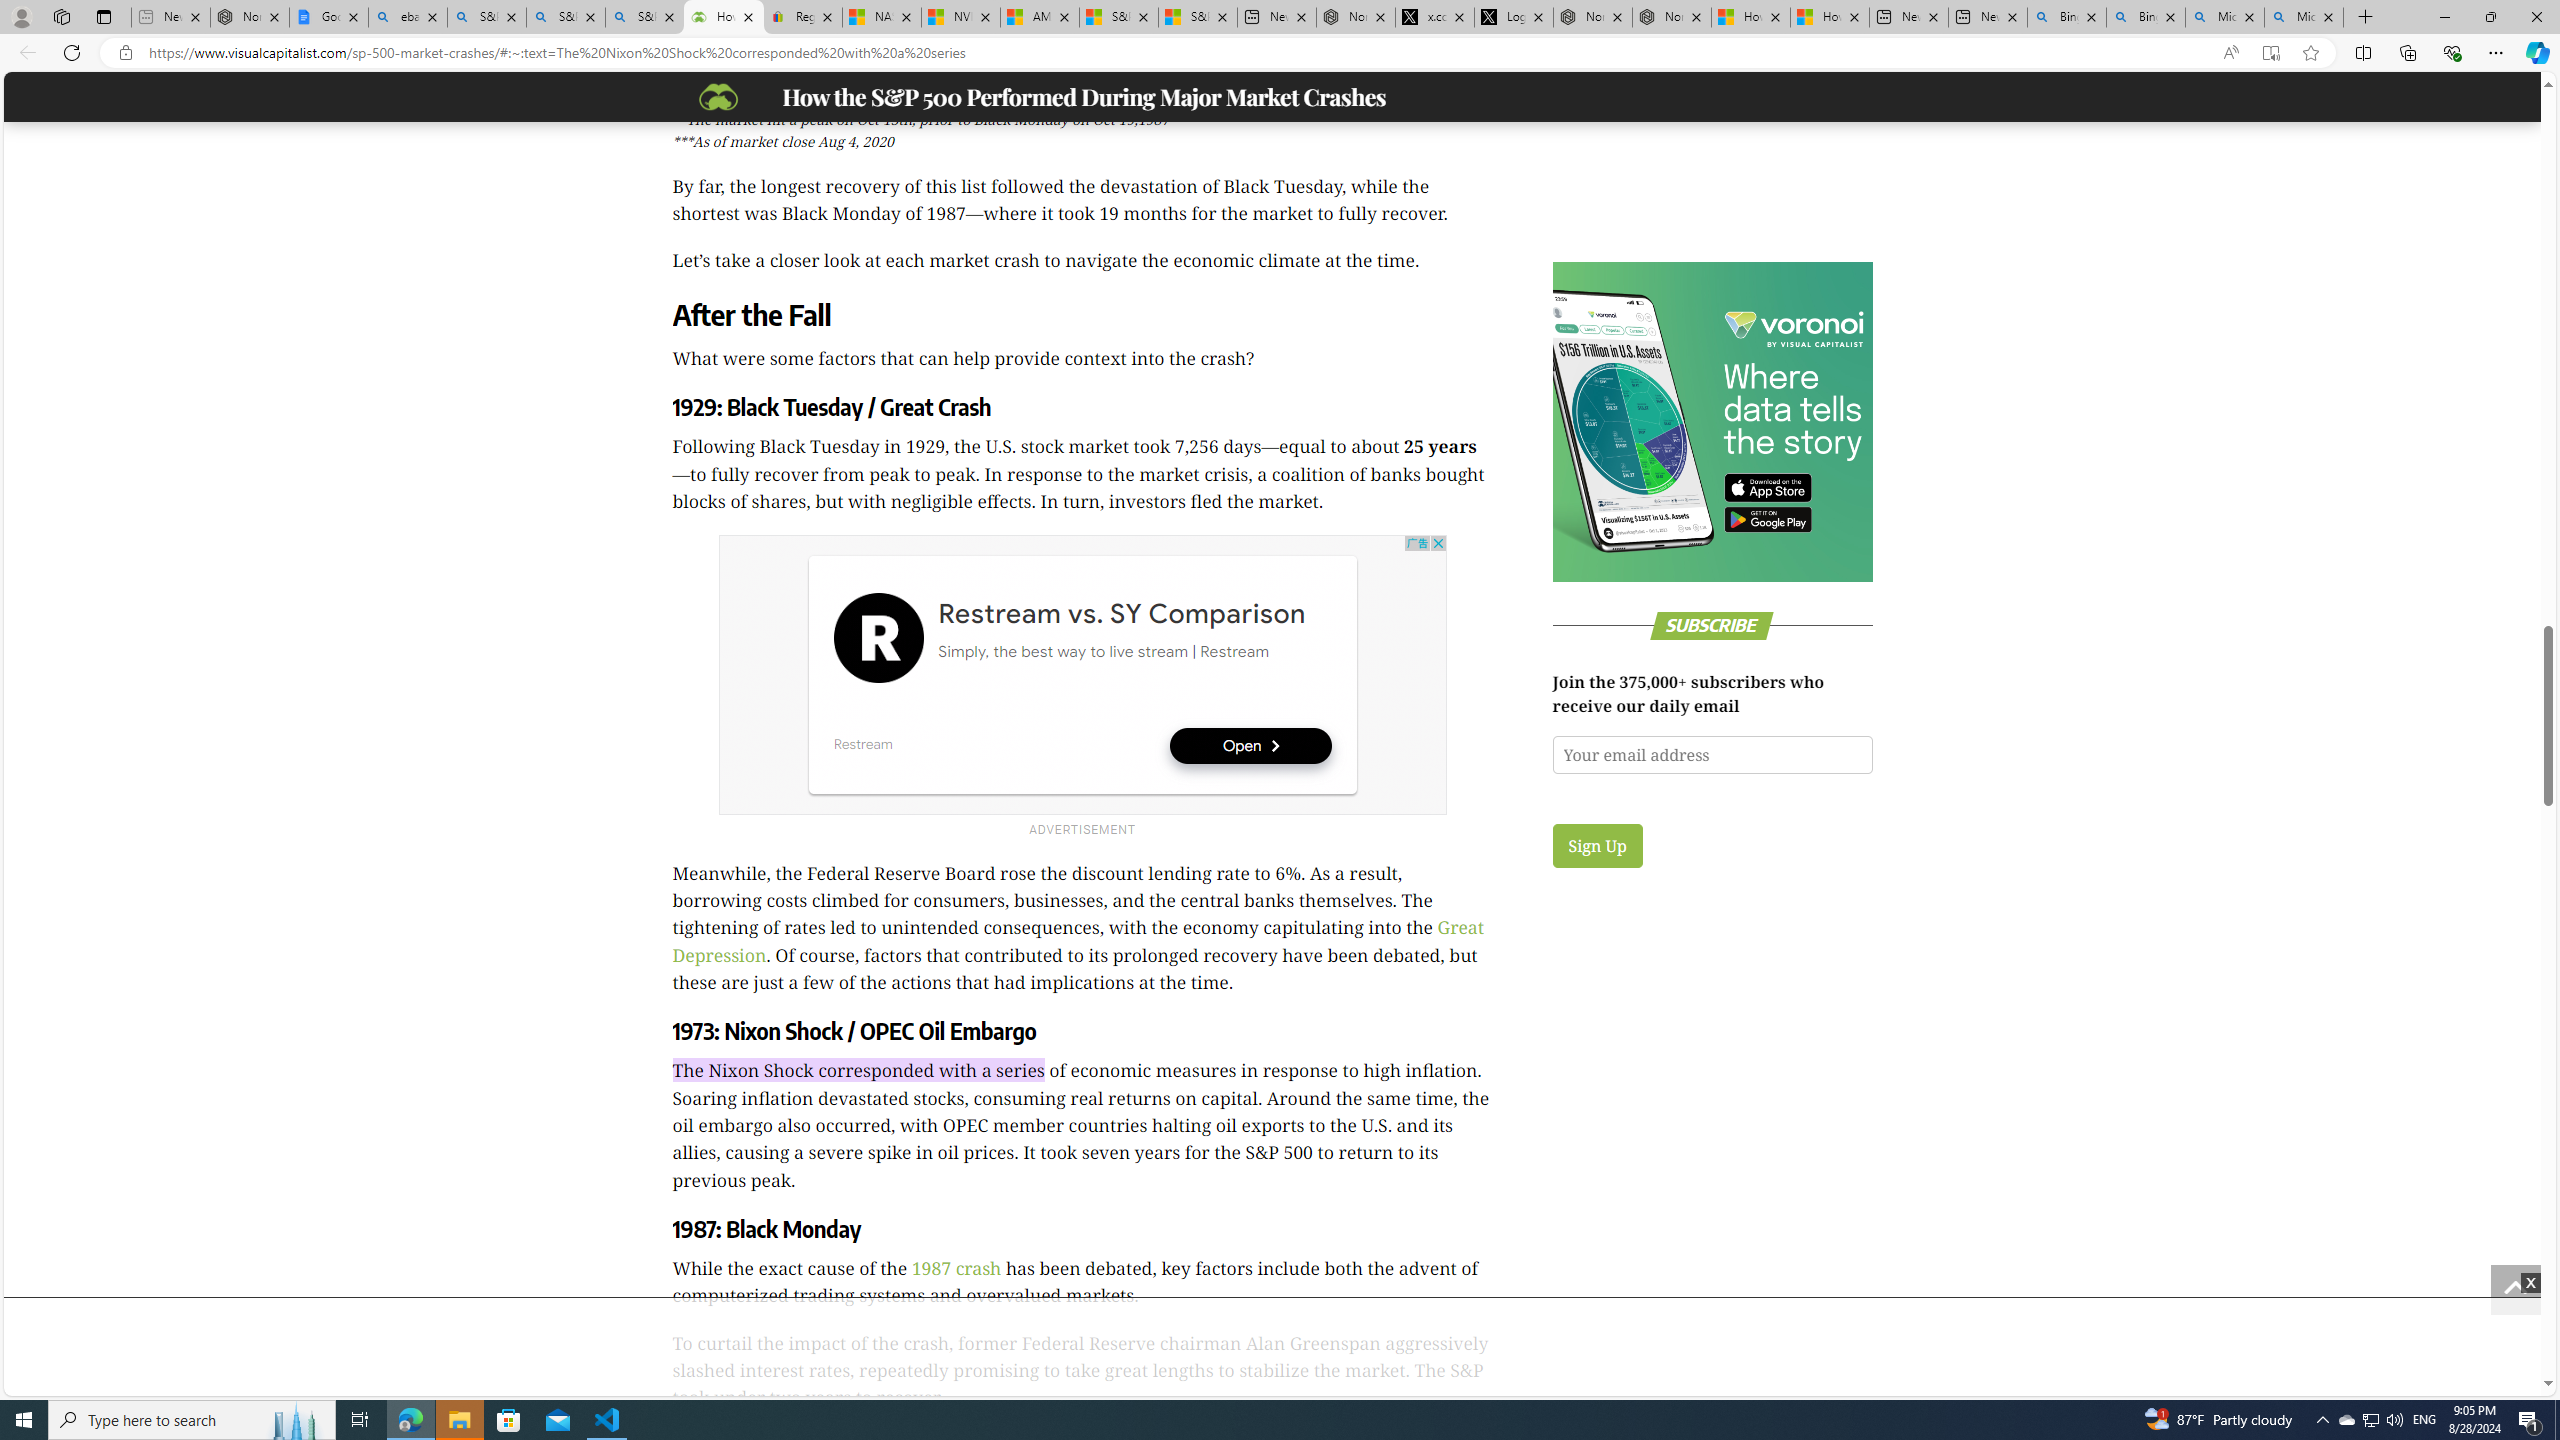  I want to click on 'S&P 500 - Search', so click(564, 16).